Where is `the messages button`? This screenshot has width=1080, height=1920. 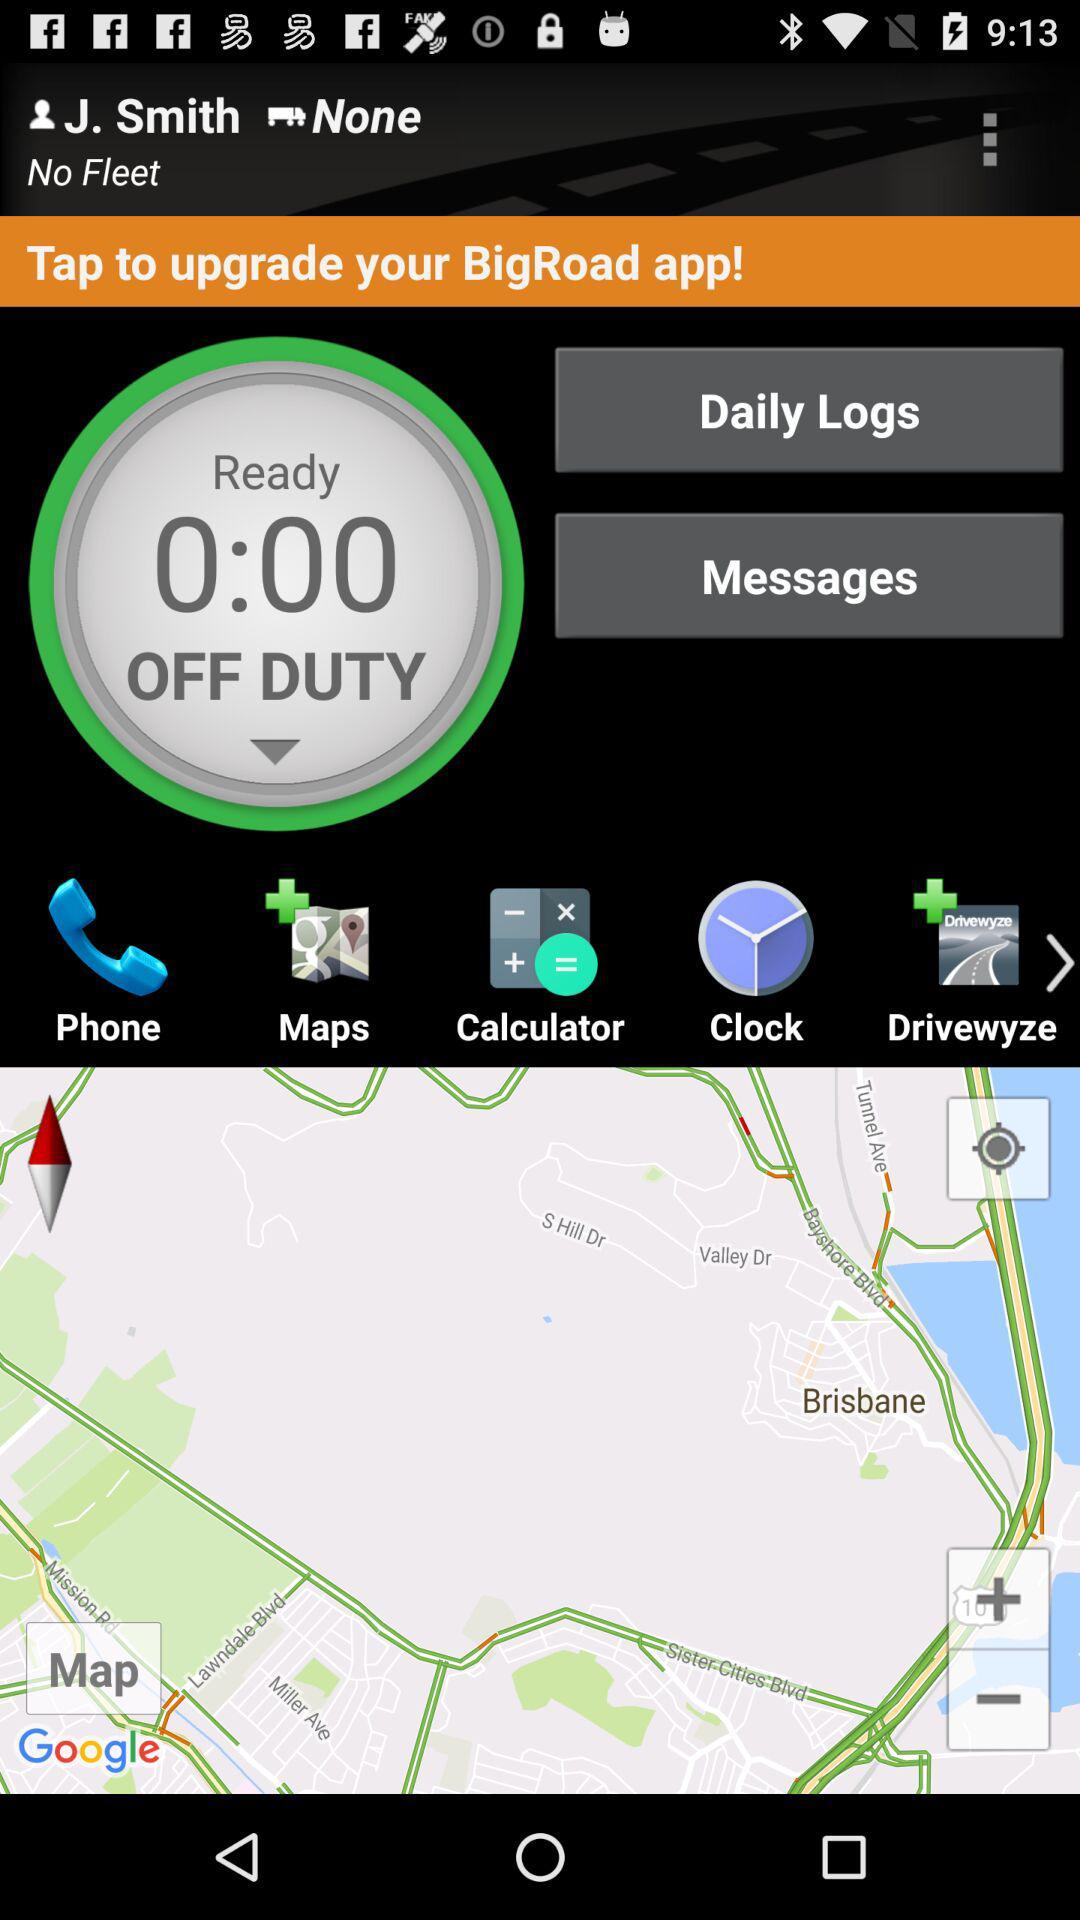
the messages button is located at coordinates (808, 574).